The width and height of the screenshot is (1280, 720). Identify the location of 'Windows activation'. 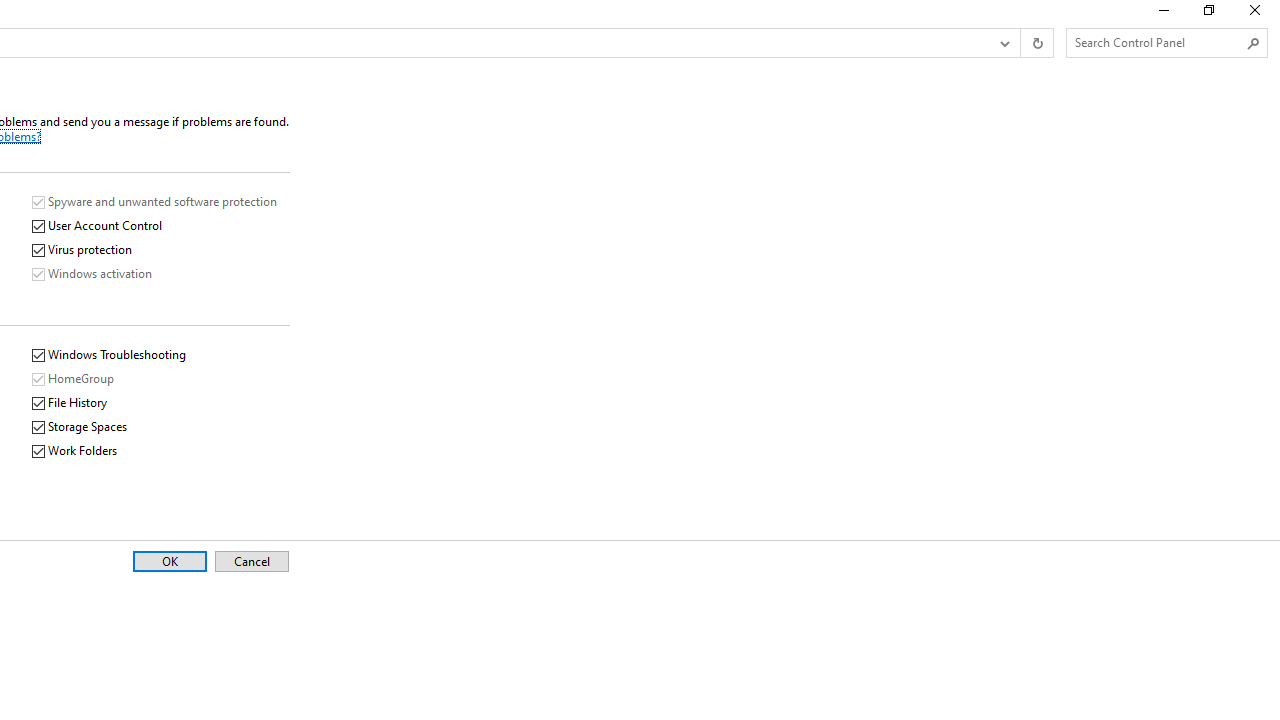
(91, 274).